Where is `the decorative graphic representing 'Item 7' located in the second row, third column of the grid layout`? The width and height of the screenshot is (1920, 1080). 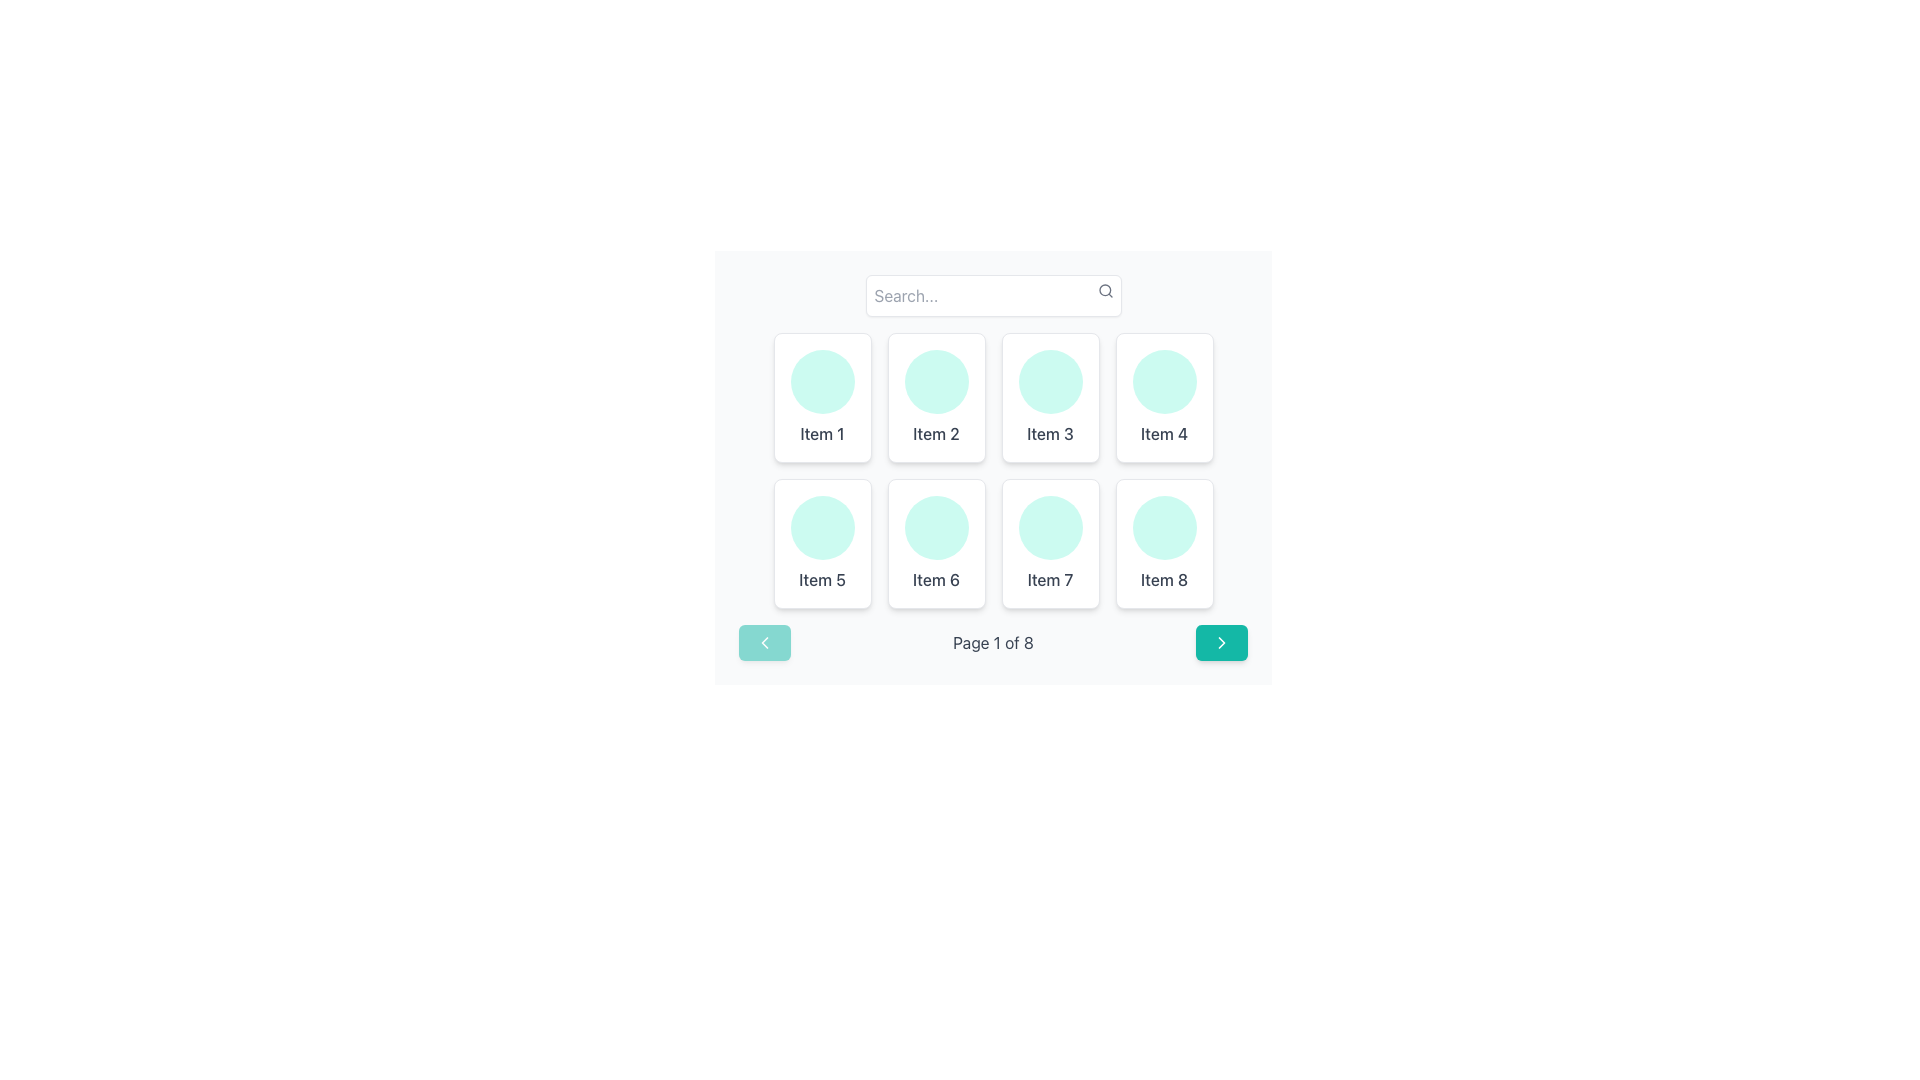 the decorative graphic representing 'Item 7' located in the second row, third column of the grid layout is located at coordinates (1049, 527).